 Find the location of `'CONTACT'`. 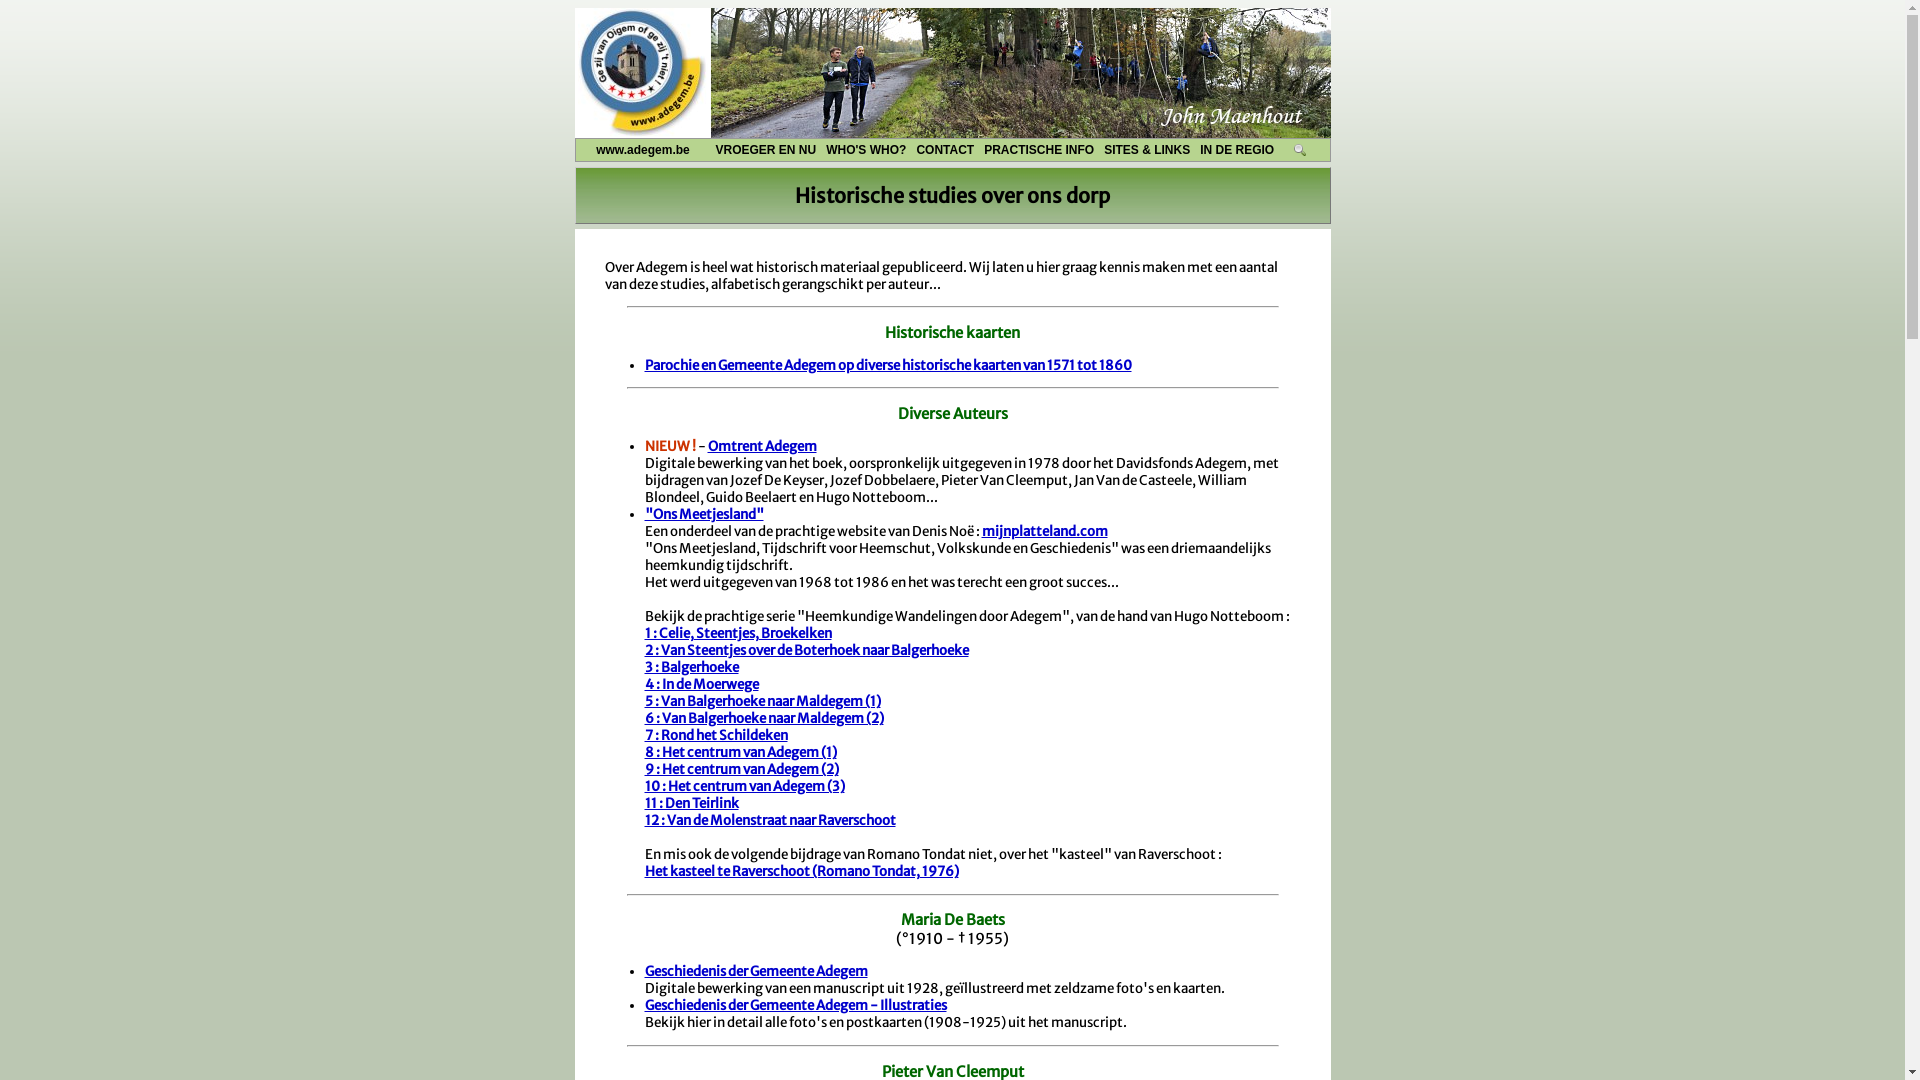

'CONTACT' is located at coordinates (944, 149).